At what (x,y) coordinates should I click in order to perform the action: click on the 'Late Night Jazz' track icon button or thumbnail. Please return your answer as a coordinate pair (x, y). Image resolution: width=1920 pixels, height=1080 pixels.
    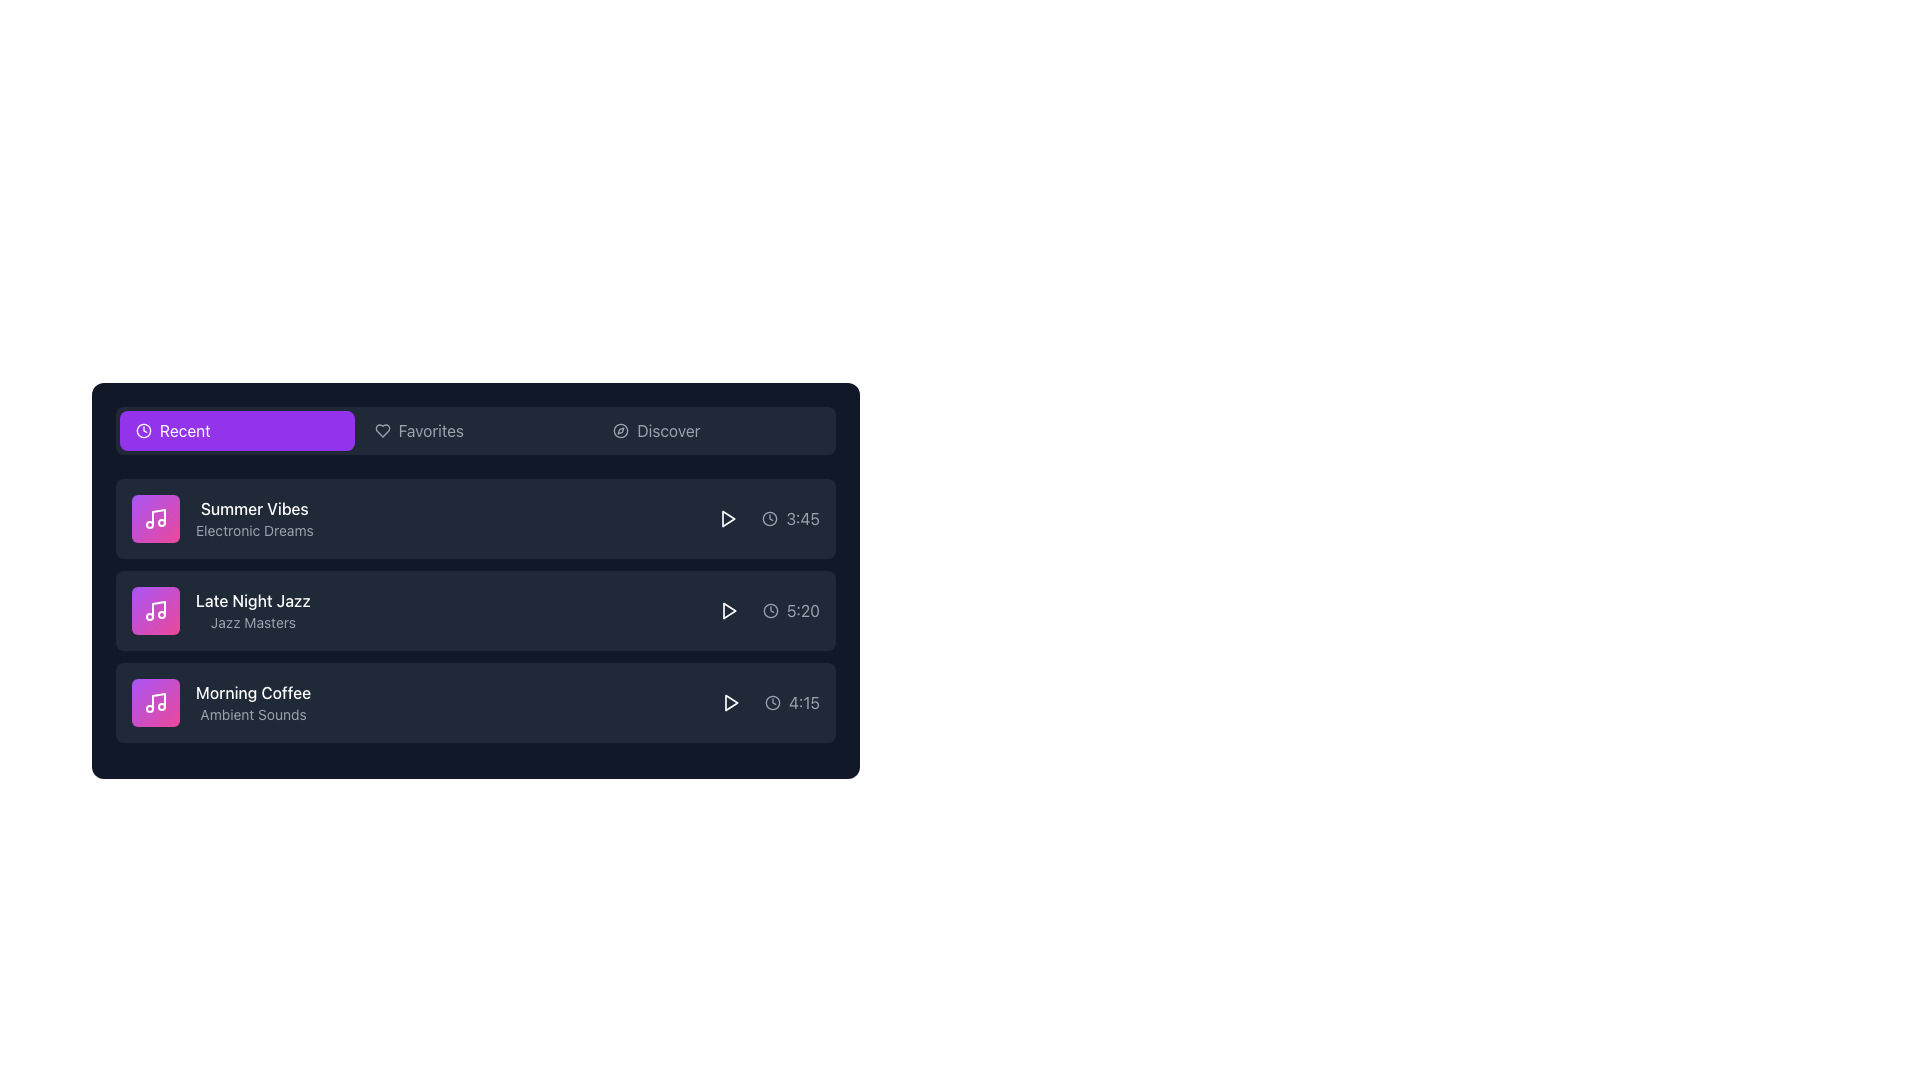
    Looking at the image, I should click on (155, 609).